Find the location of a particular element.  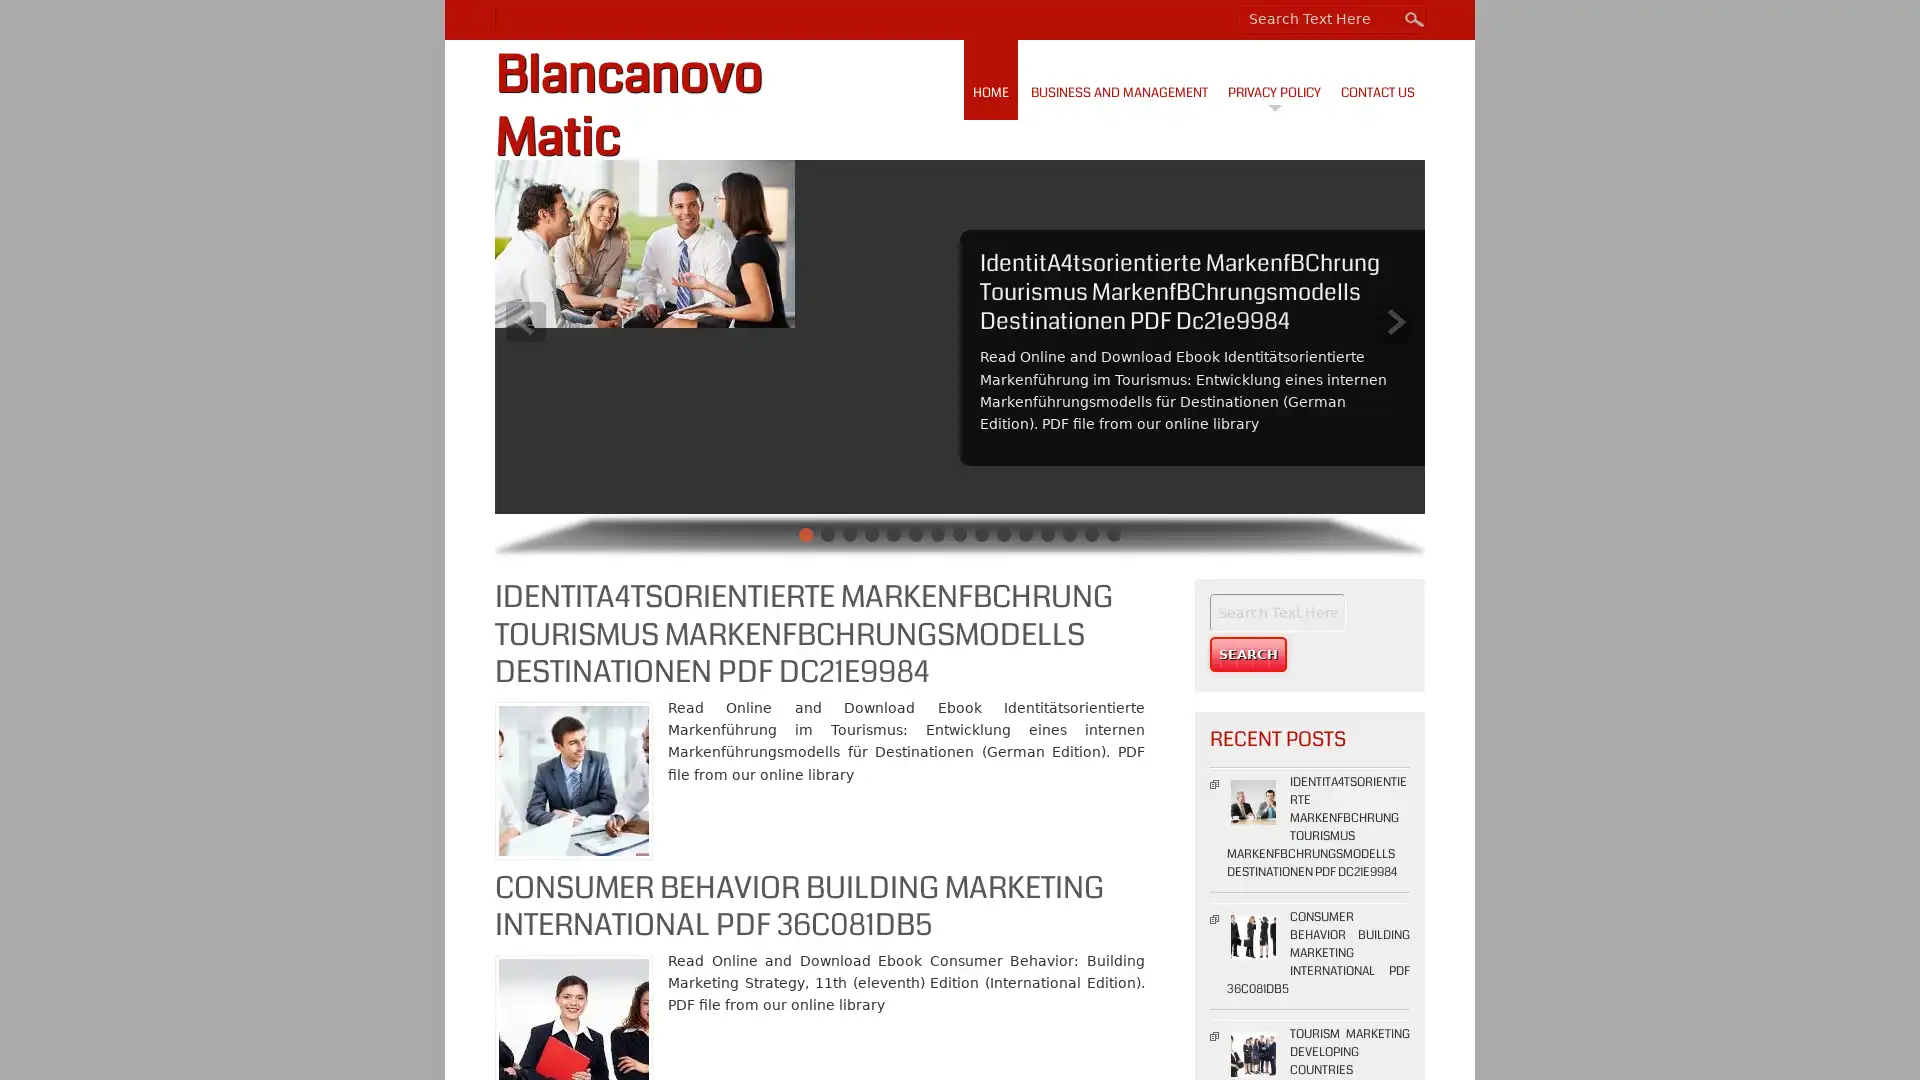

Search is located at coordinates (1247, 654).